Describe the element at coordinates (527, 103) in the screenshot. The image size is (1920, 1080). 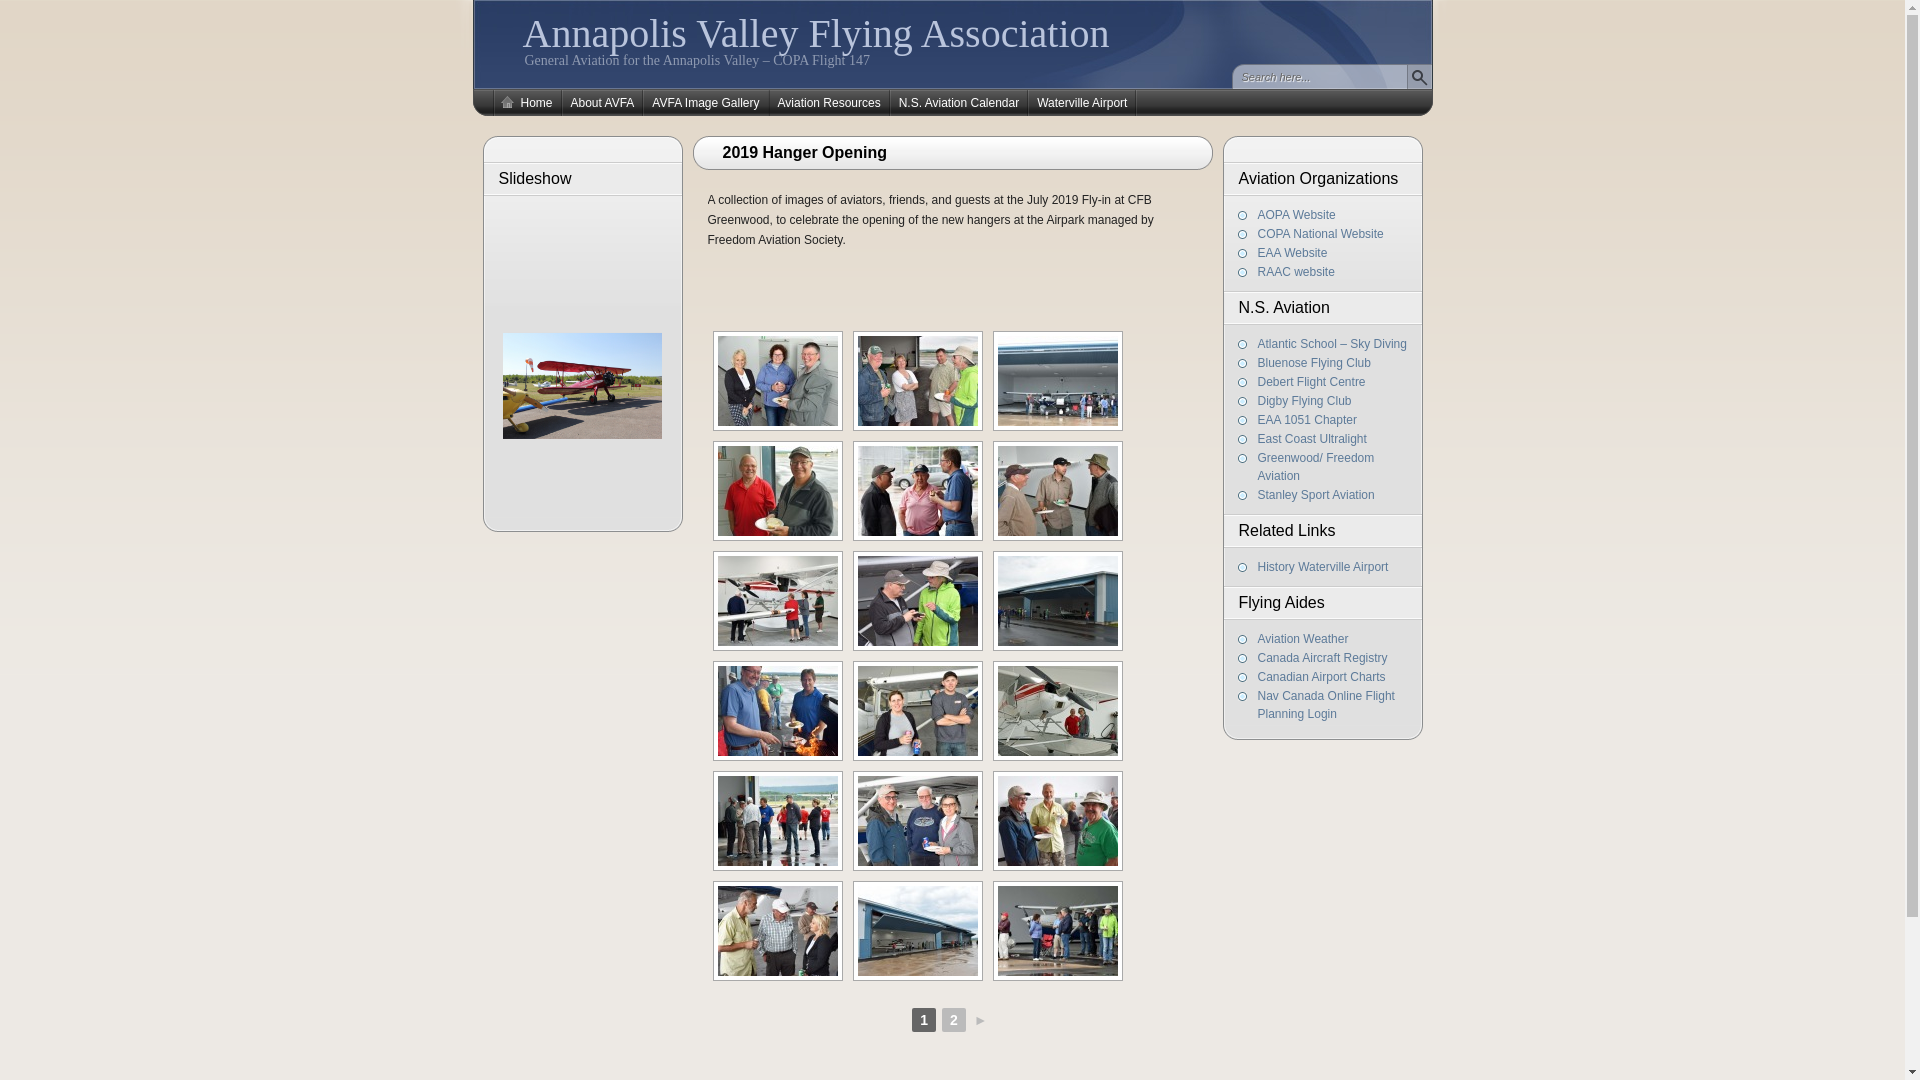
I see `'Home'` at that location.